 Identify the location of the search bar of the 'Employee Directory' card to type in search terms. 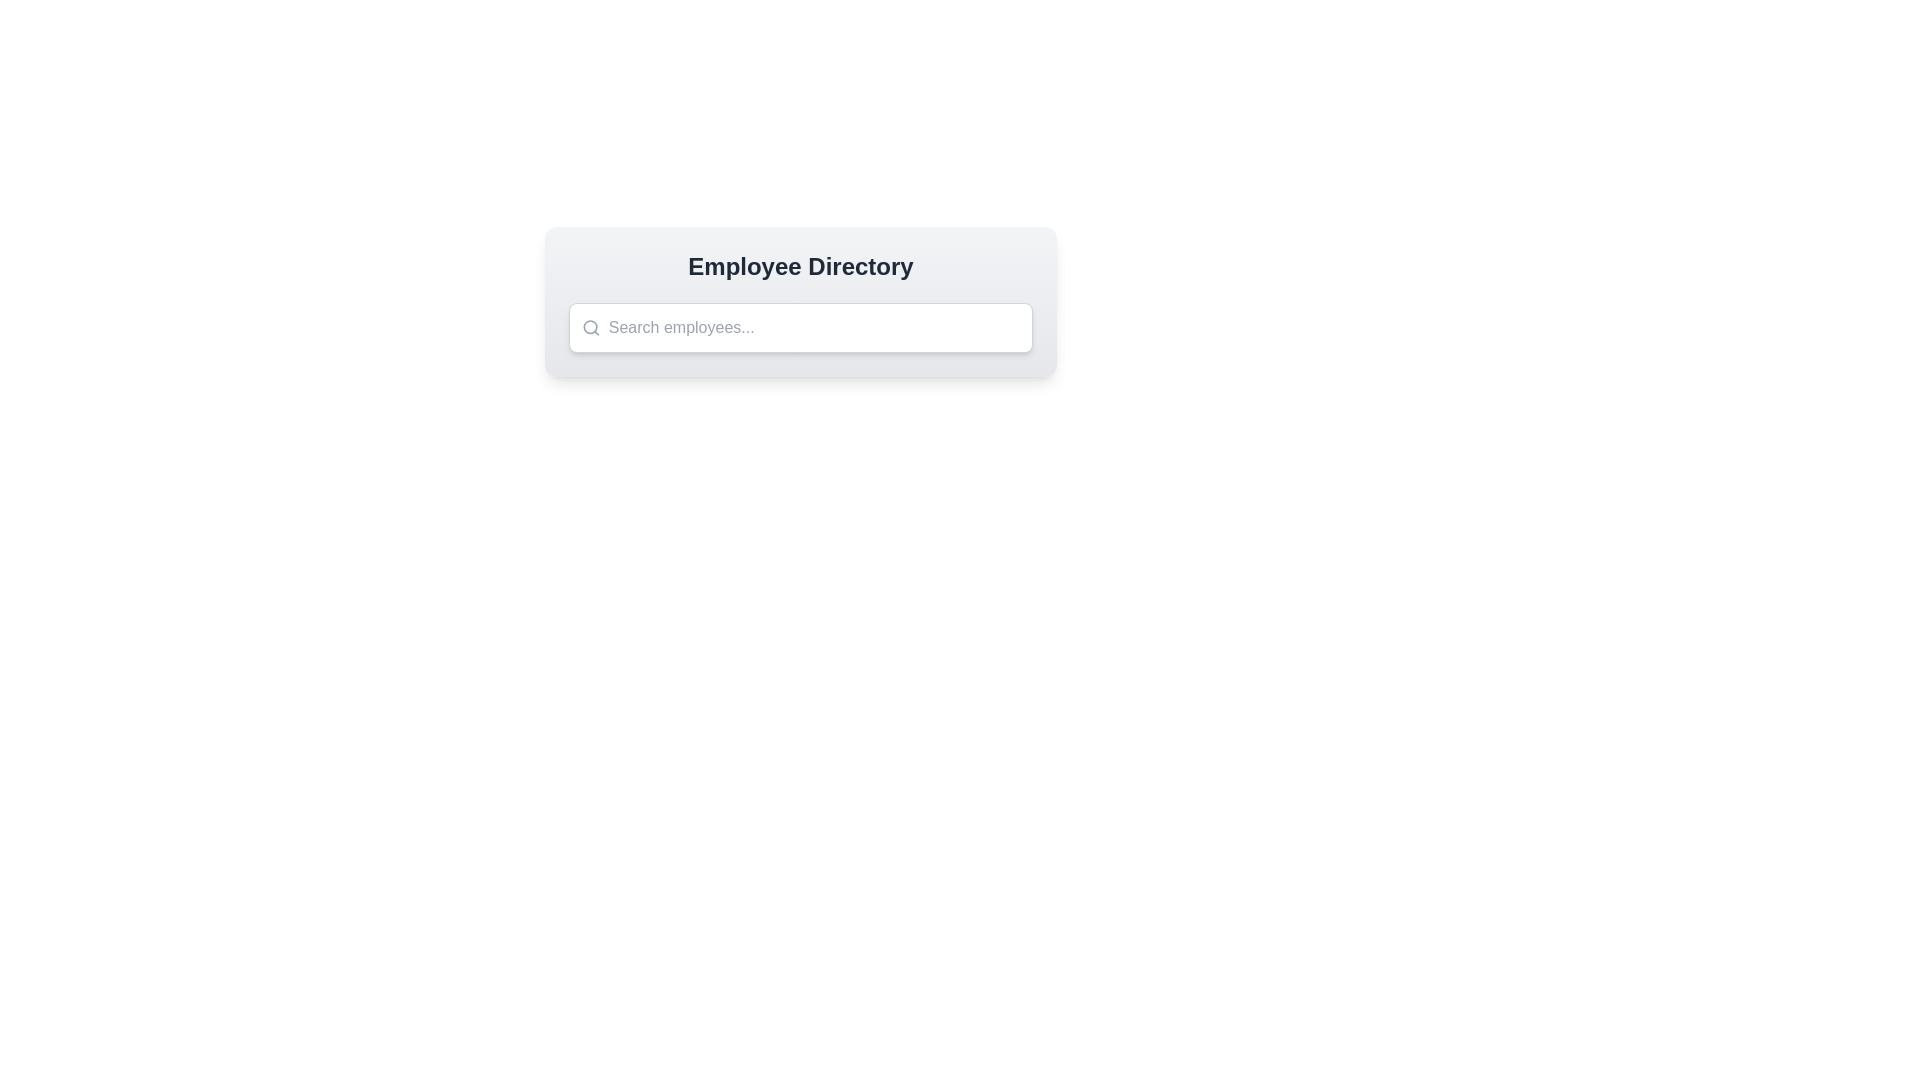
(801, 301).